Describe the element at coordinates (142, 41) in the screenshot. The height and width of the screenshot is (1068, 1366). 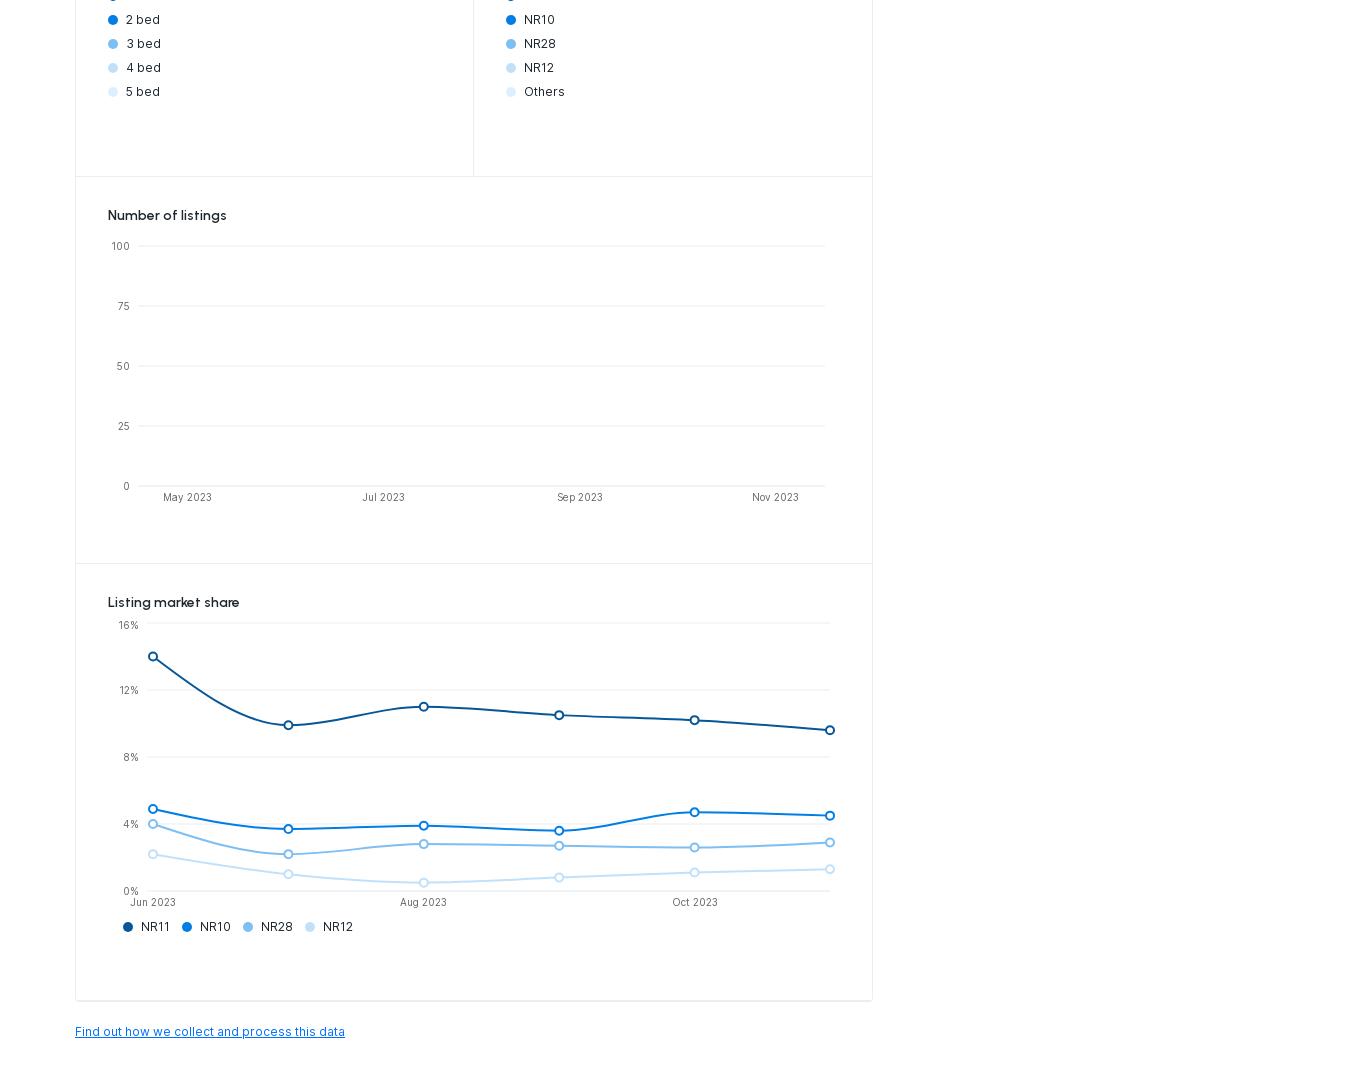
I see `'3 bed'` at that location.